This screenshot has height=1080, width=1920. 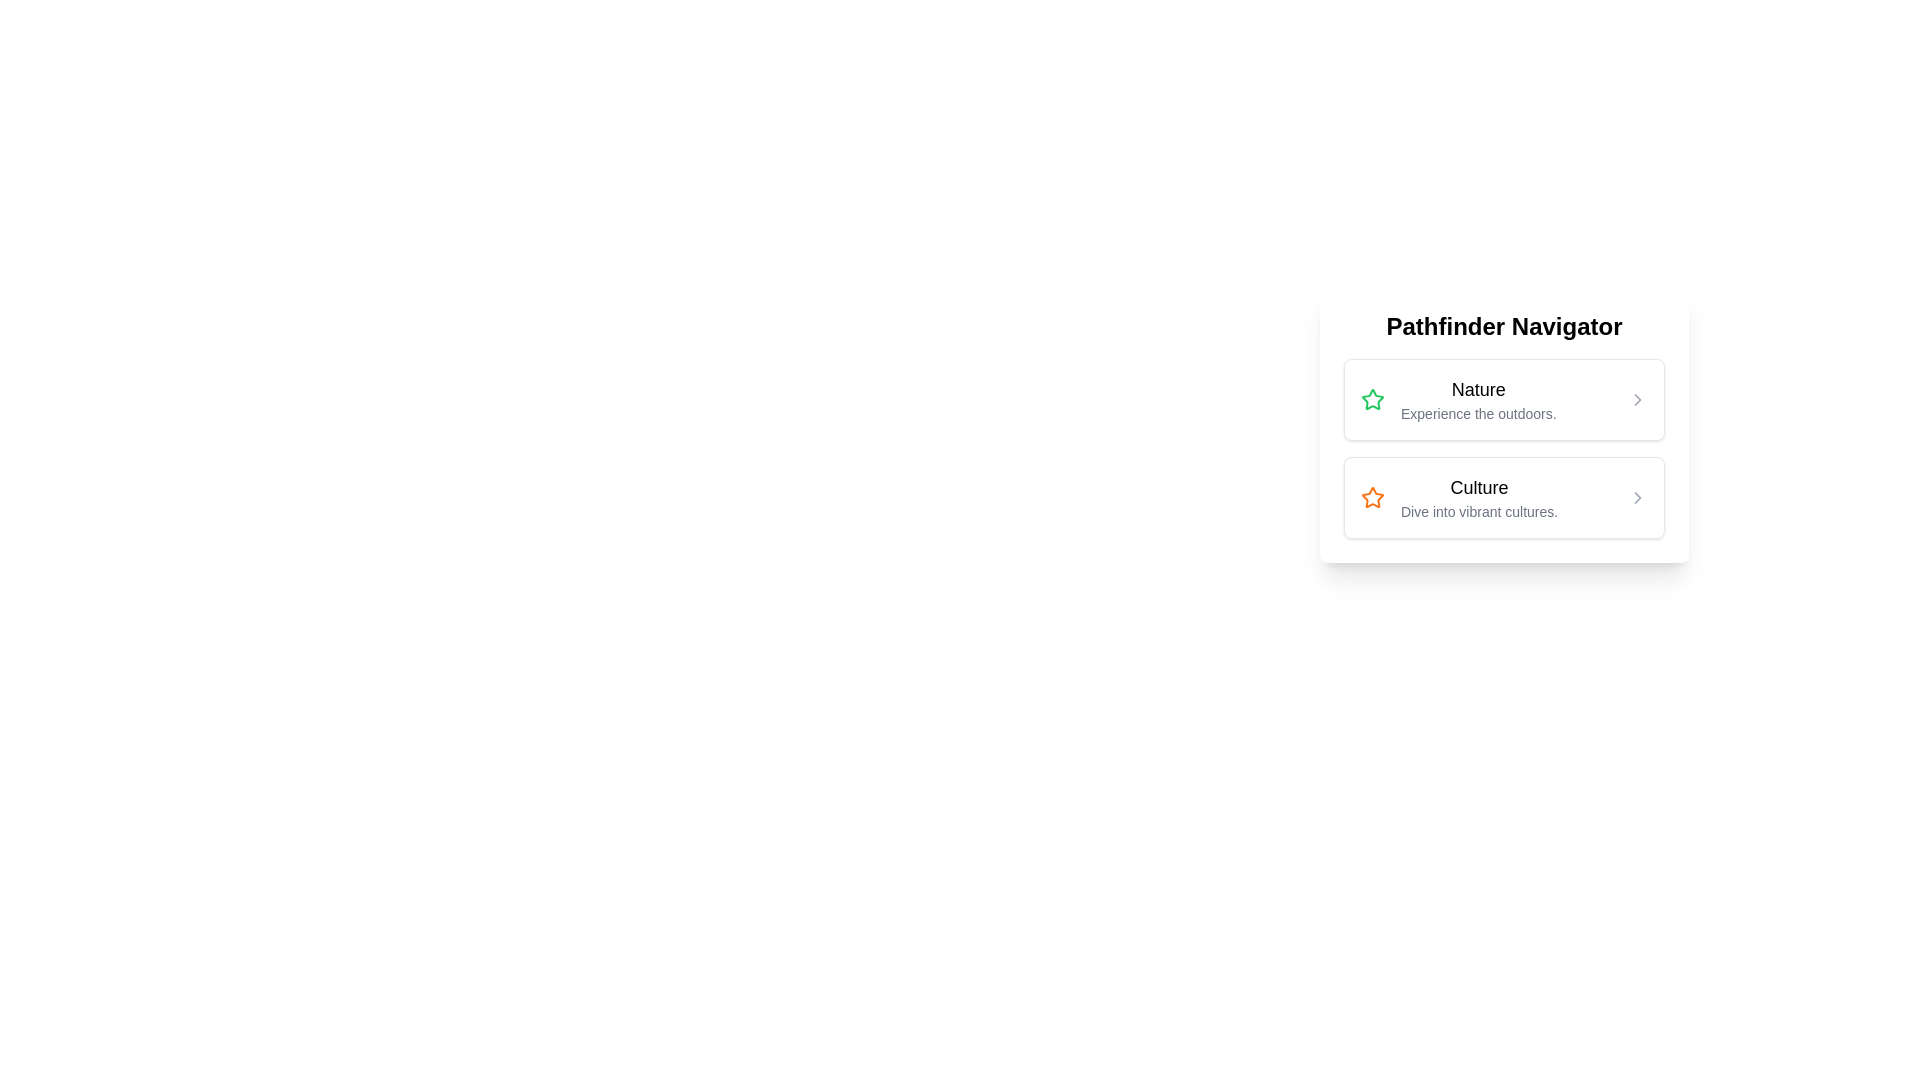 I want to click on the decorative icon located in the second row of the 'Pathfinder Navigator' panel, to the left of the 'Culture' label, so click(x=1371, y=496).